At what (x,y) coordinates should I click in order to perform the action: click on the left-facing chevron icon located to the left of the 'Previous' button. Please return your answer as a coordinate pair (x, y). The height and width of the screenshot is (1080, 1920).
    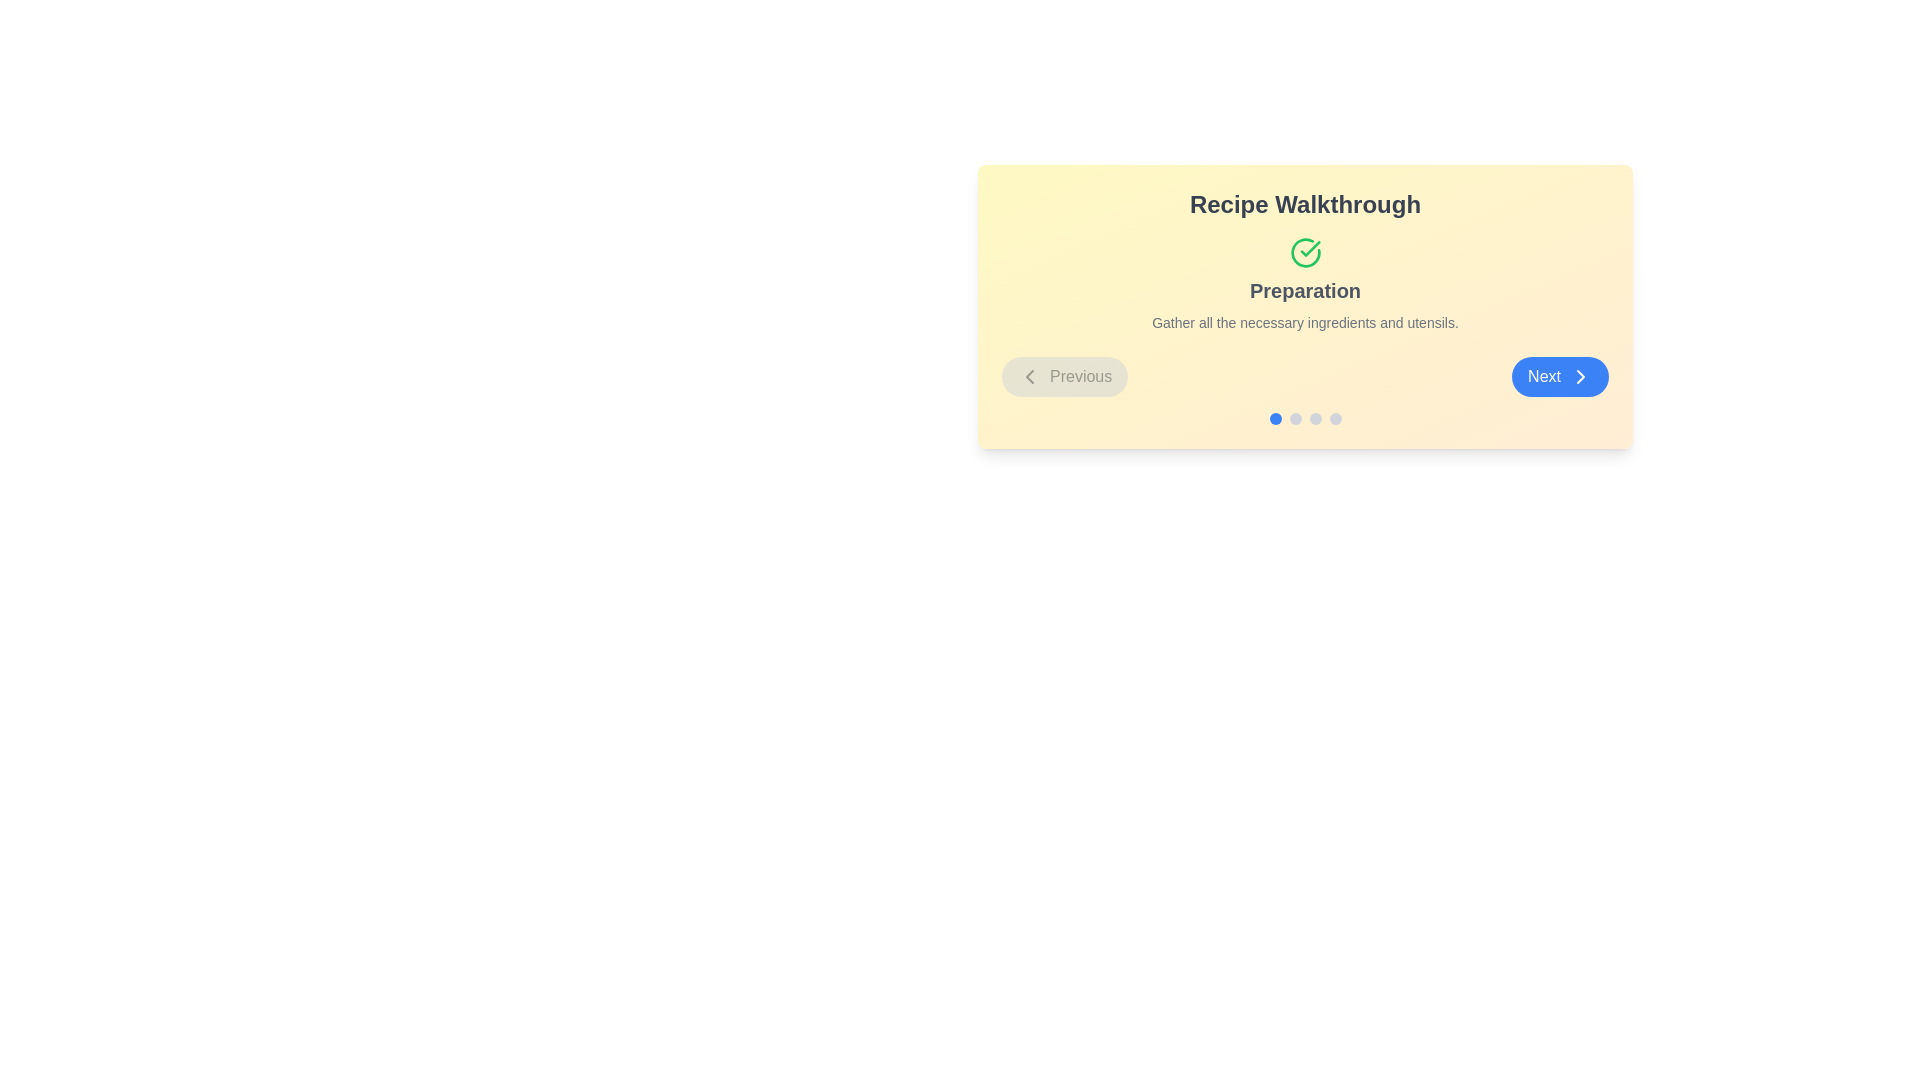
    Looking at the image, I should click on (1030, 377).